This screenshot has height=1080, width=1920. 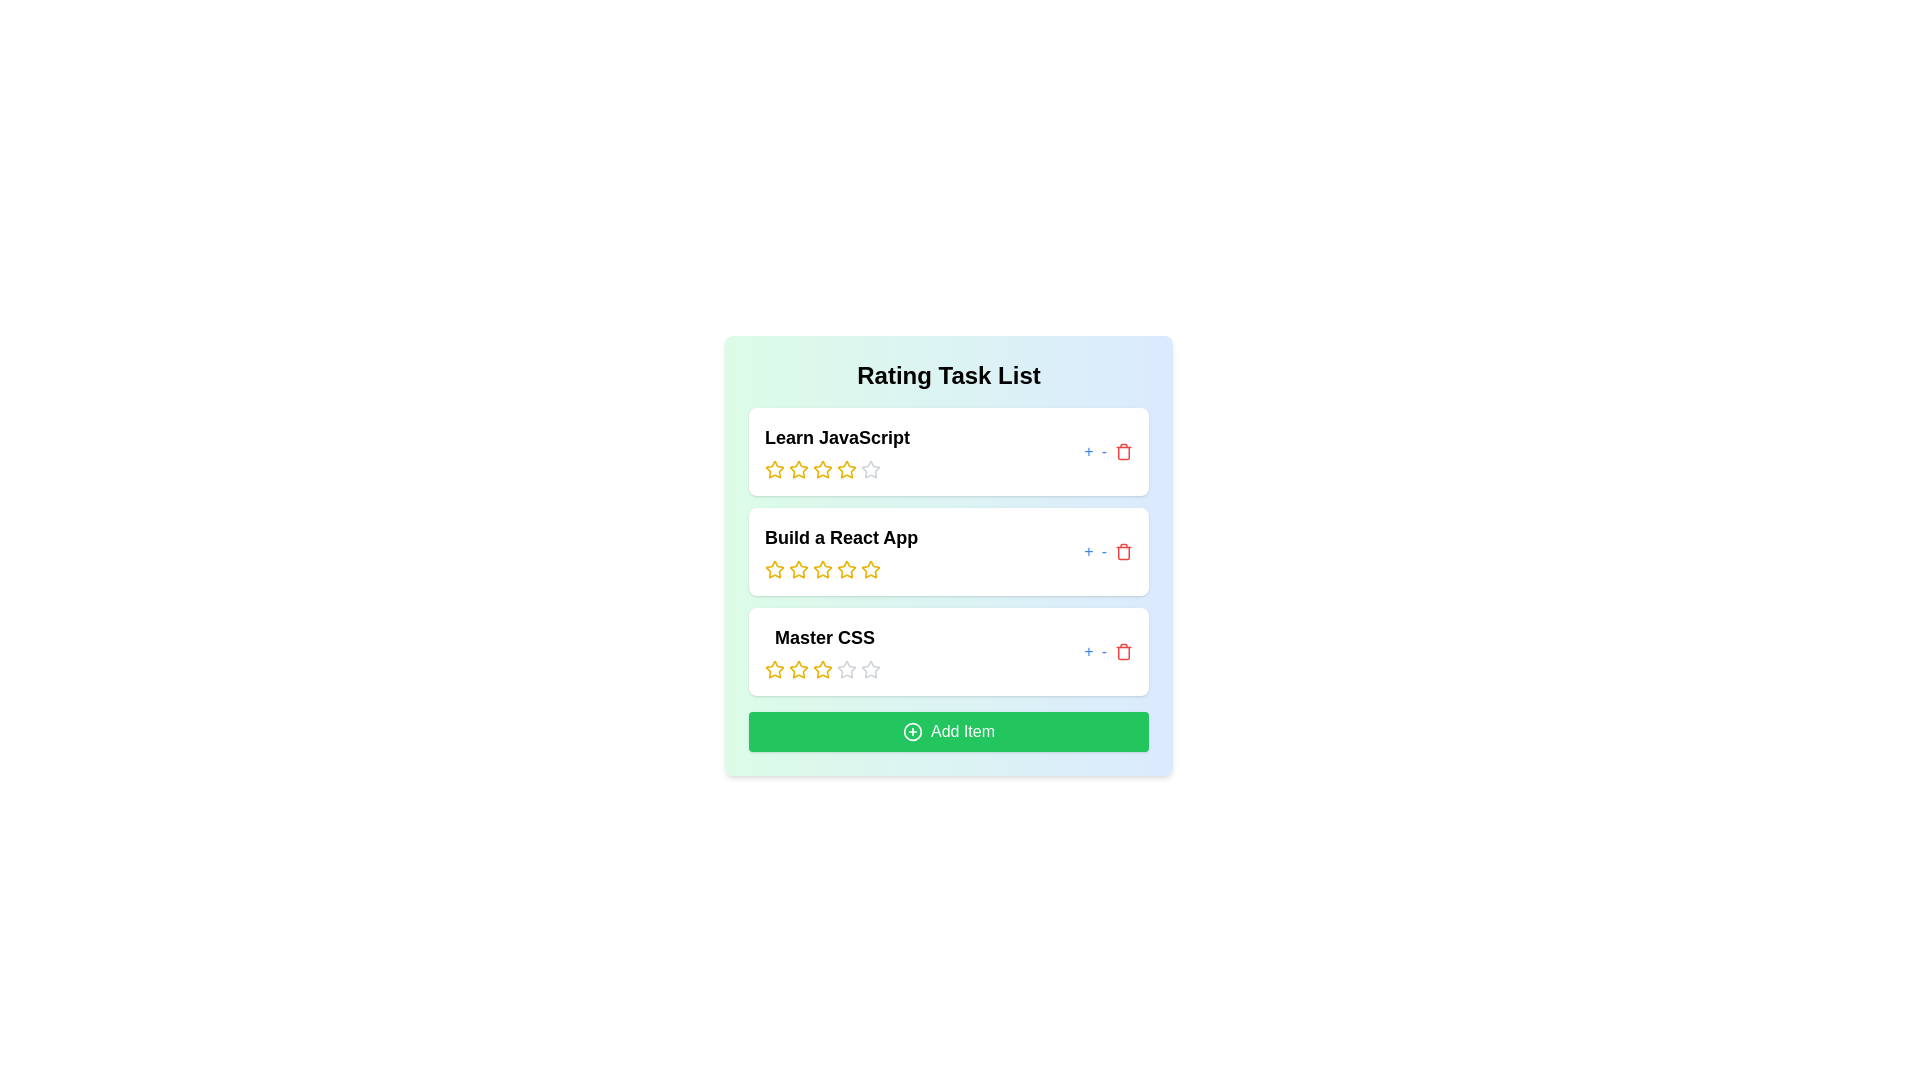 I want to click on '+' button to increase the rating of the item 'Master CSS' by 1, so click(x=1088, y=651).